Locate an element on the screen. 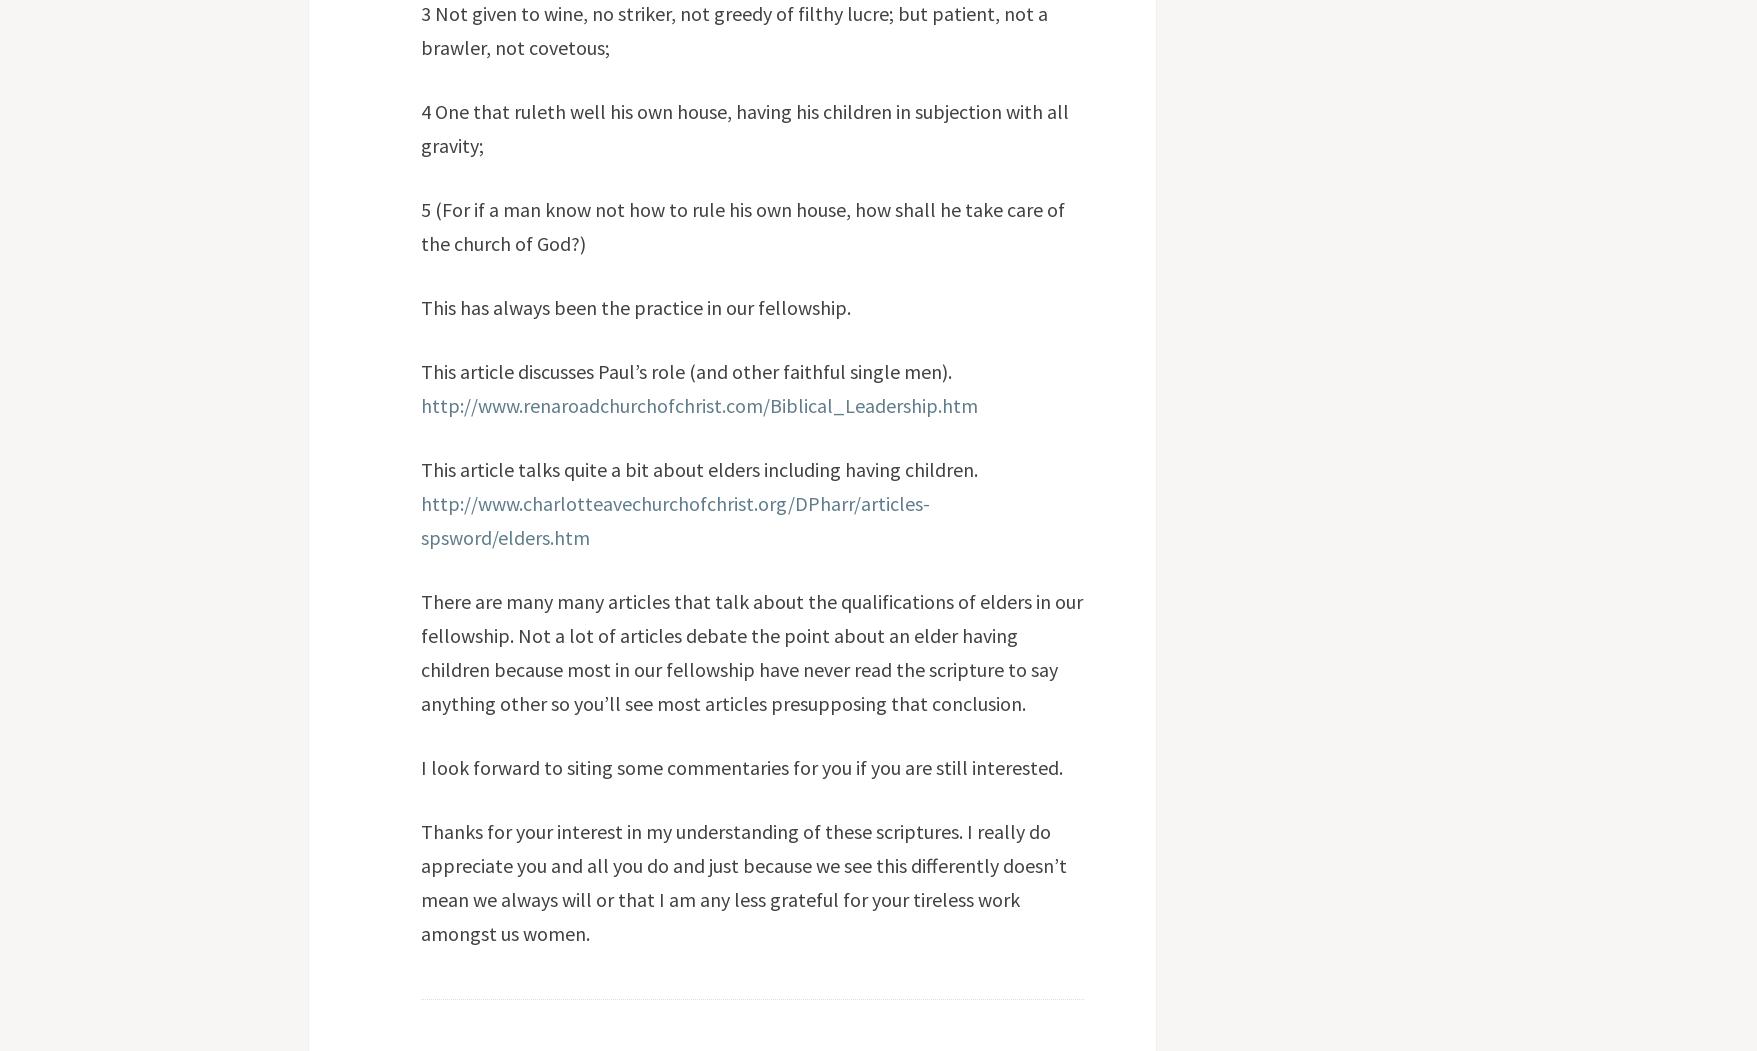  'This article talks quite a bit about elders including having children.' is located at coordinates (697, 467).